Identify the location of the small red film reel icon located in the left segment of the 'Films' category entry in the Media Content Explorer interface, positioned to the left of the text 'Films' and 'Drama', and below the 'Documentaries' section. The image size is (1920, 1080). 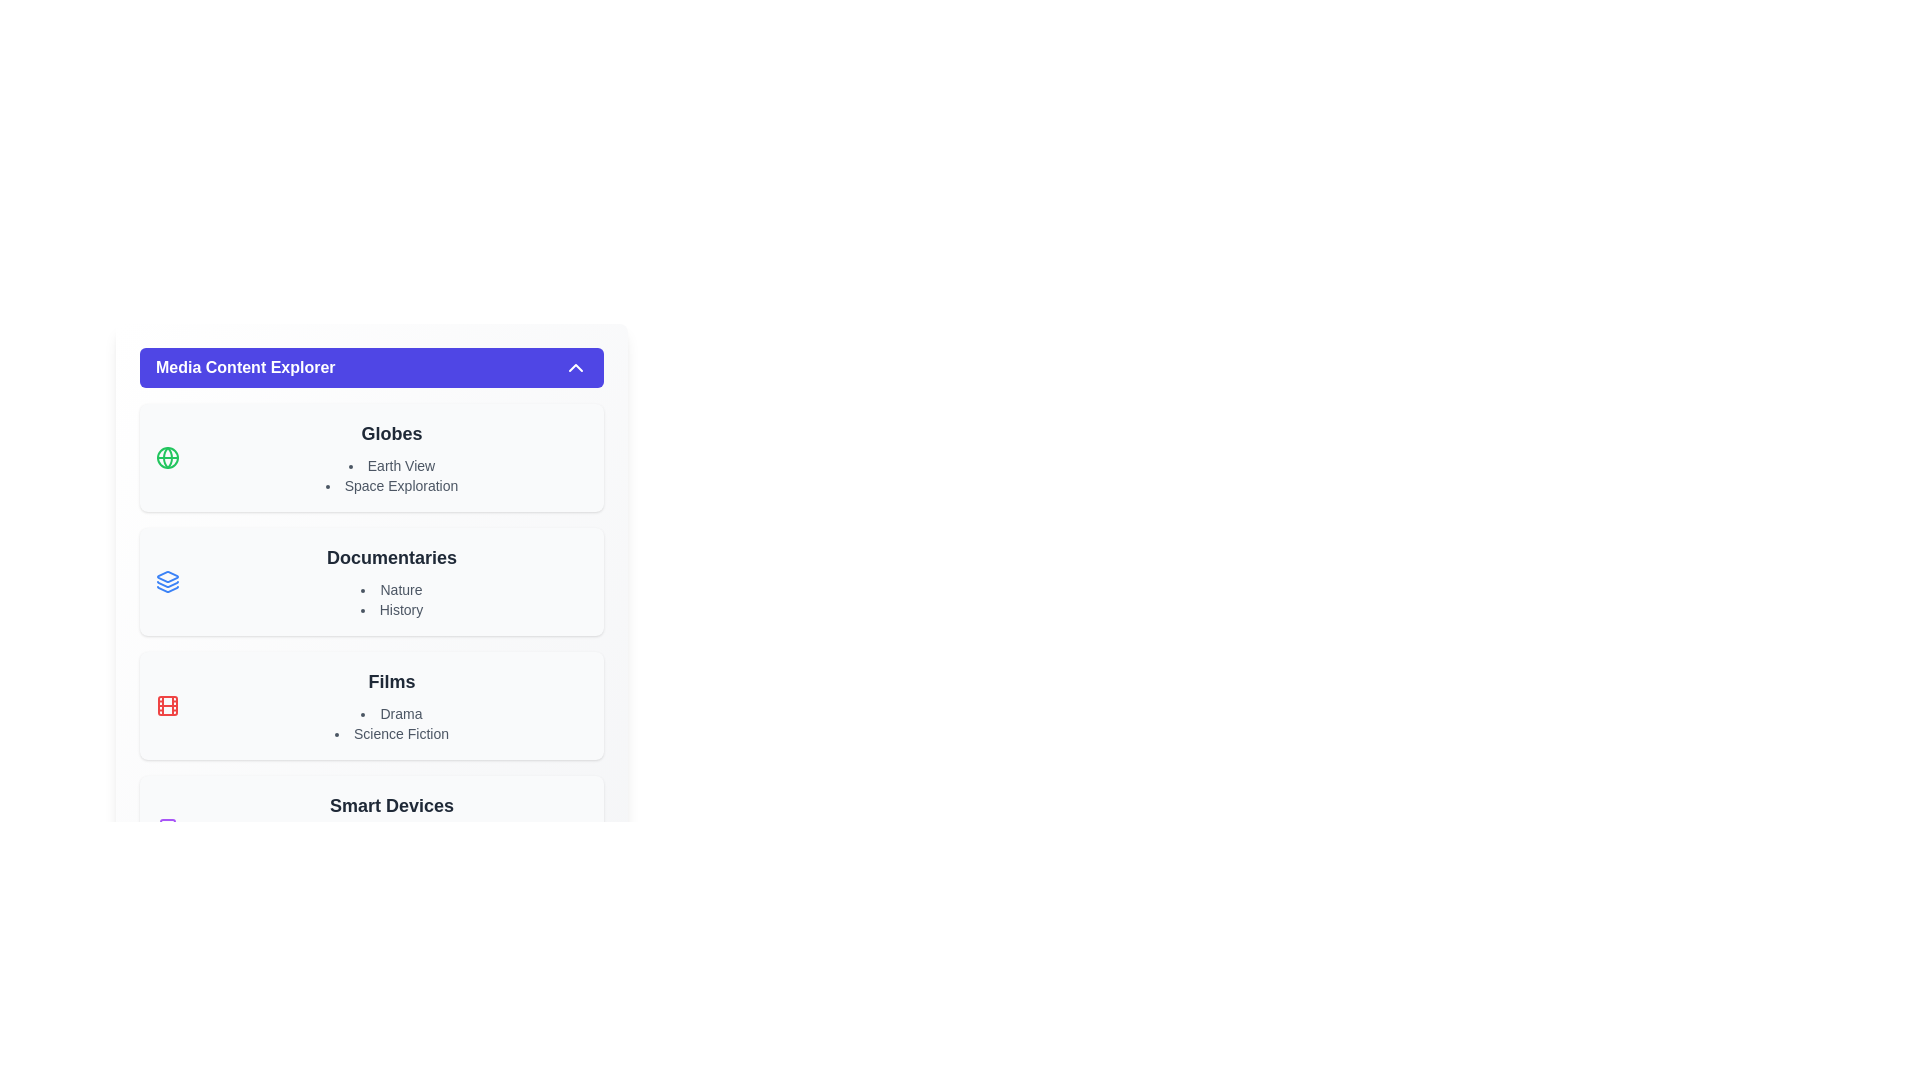
(168, 704).